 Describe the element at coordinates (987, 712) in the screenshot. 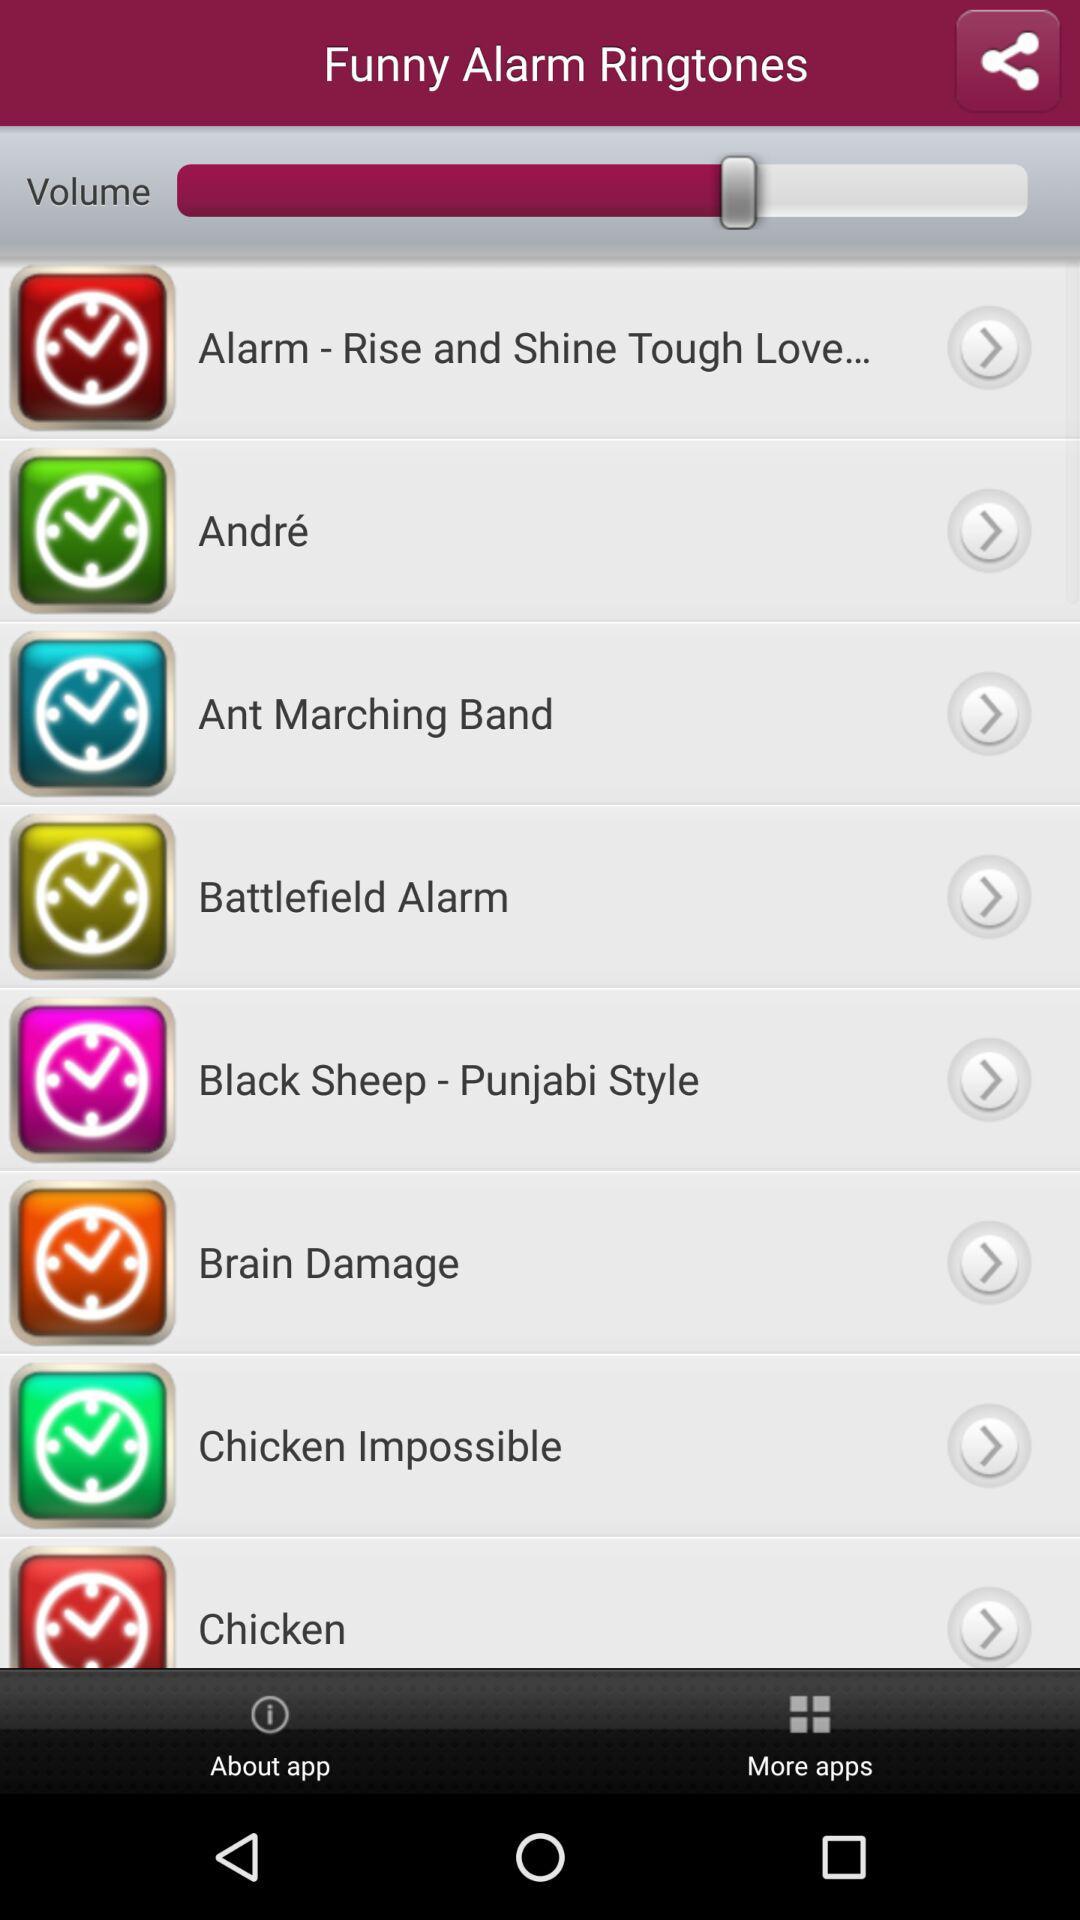

I see `ringtone` at that location.